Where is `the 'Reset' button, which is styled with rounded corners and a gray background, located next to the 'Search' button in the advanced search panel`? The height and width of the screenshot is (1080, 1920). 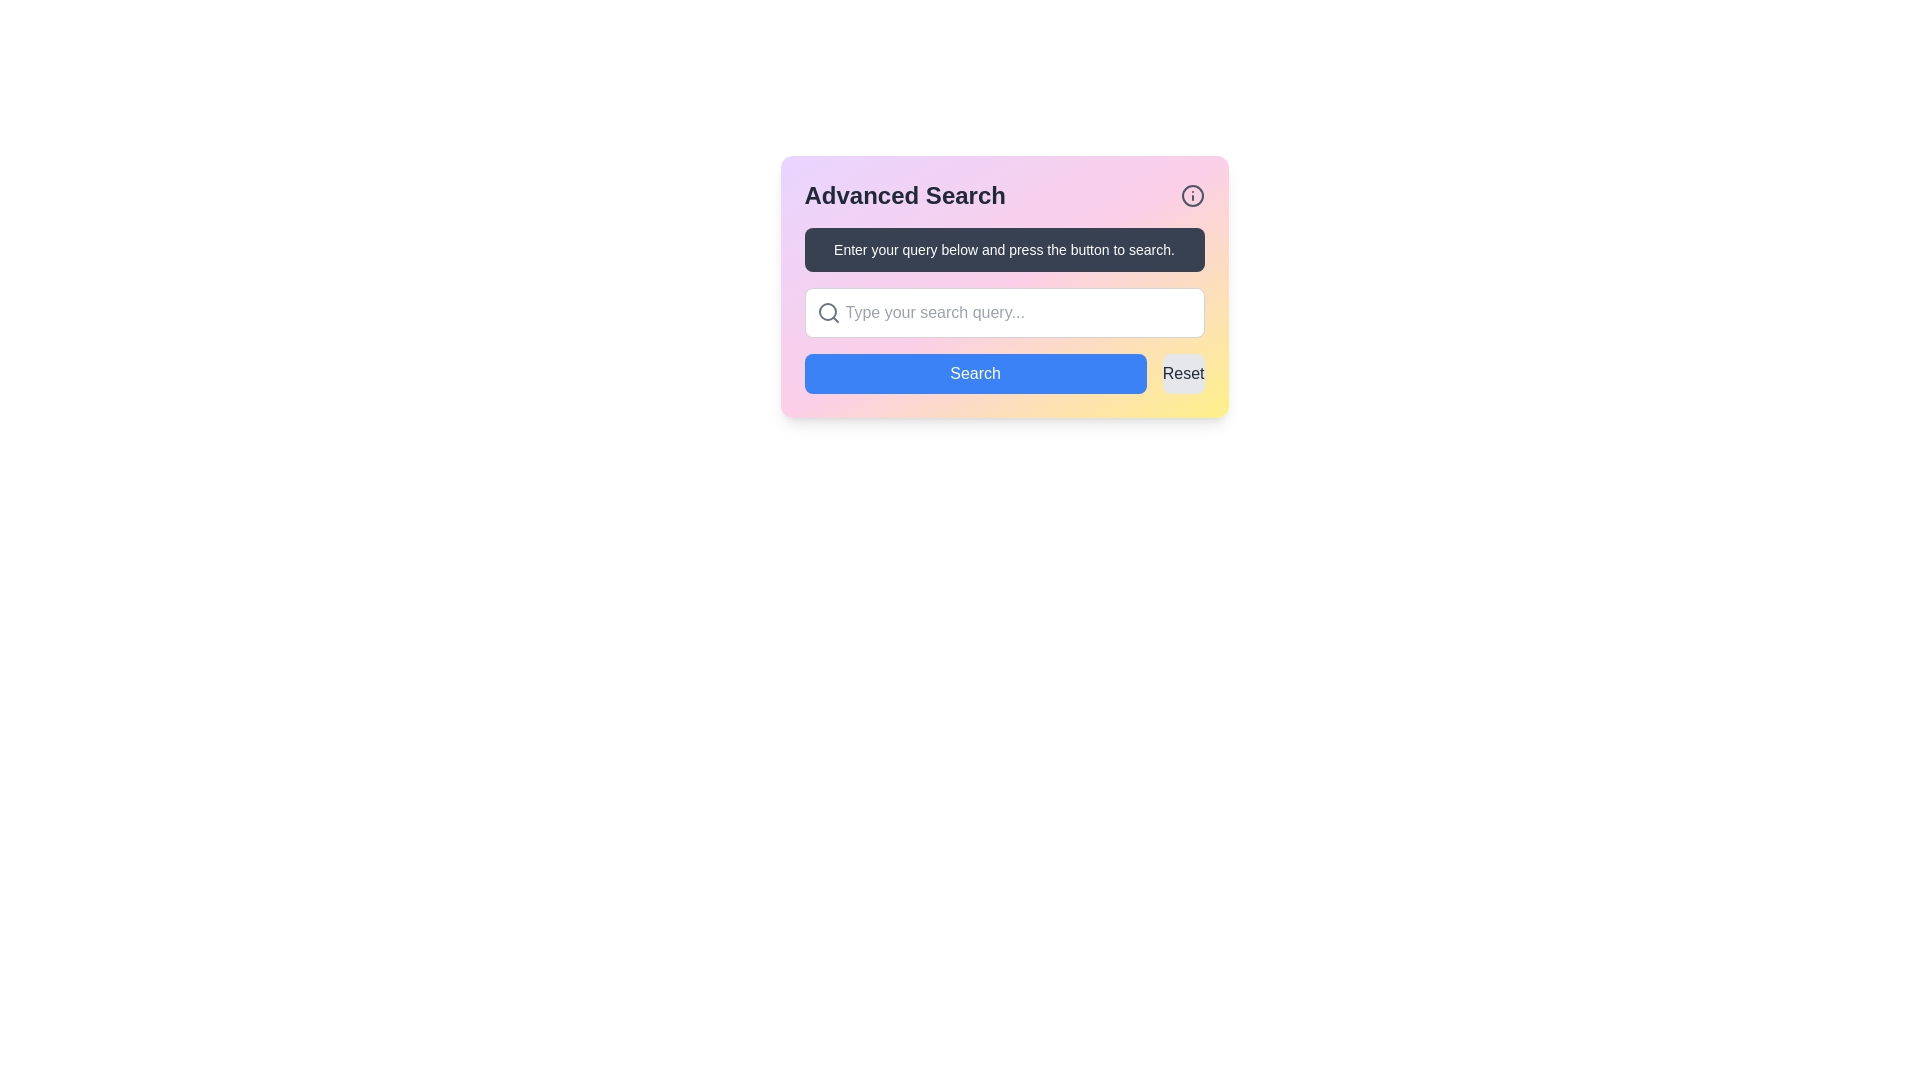
the 'Reset' button, which is styled with rounded corners and a gray background, located next to the 'Search' button in the advanced search panel is located at coordinates (1183, 374).